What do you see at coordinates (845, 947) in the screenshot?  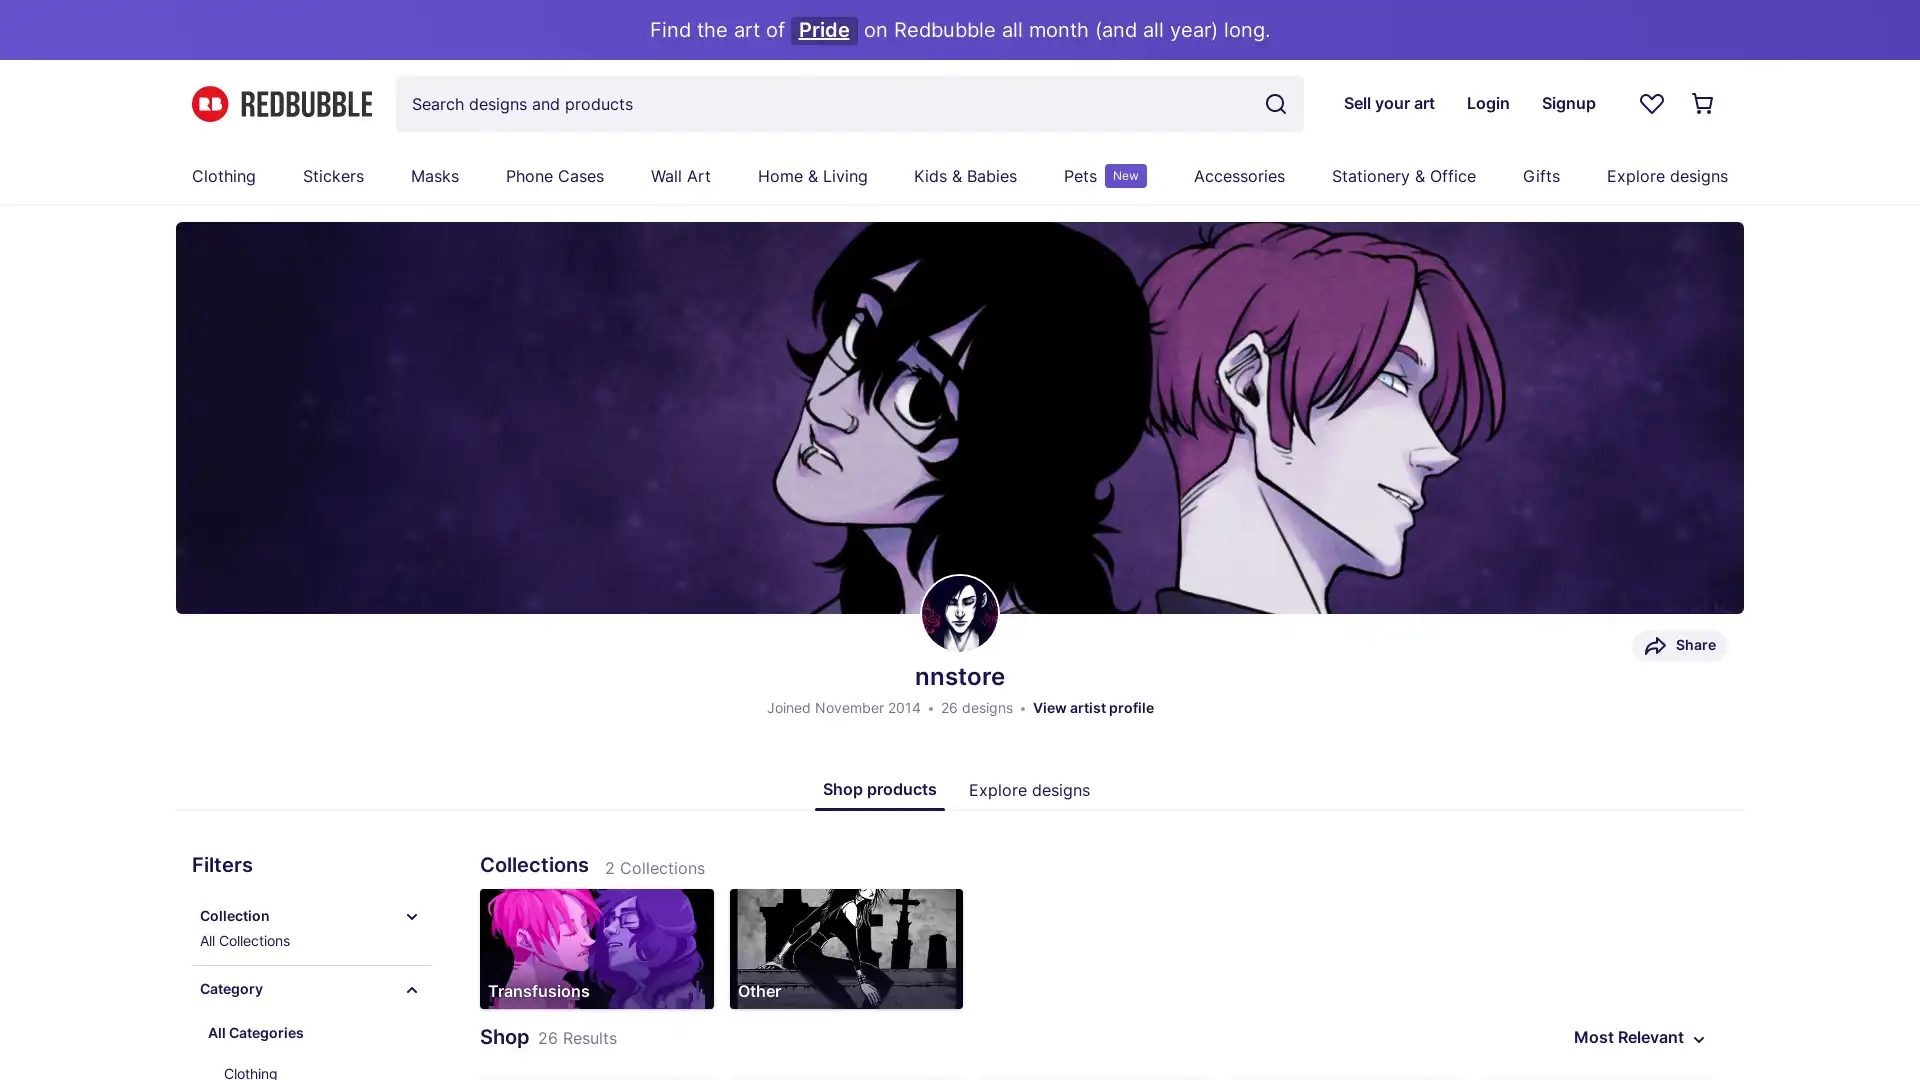 I see `Other` at bounding box center [845, 947].